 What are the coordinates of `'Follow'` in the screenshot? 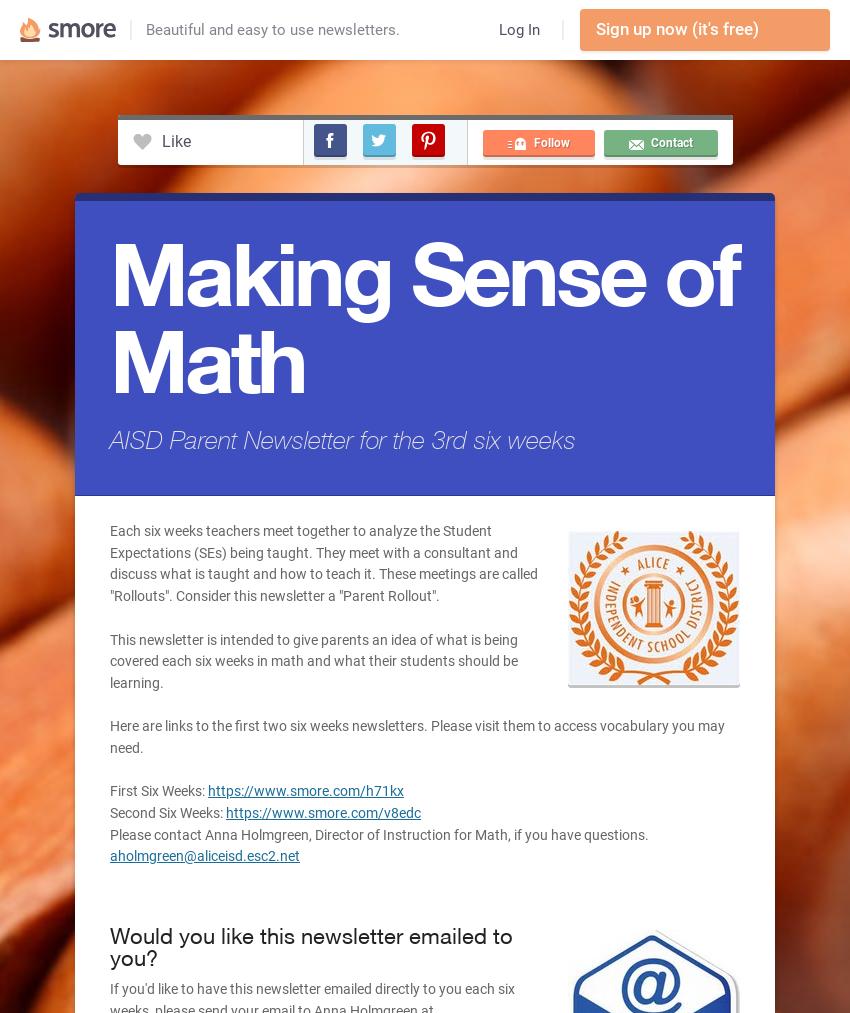 It's located at (549, 143).